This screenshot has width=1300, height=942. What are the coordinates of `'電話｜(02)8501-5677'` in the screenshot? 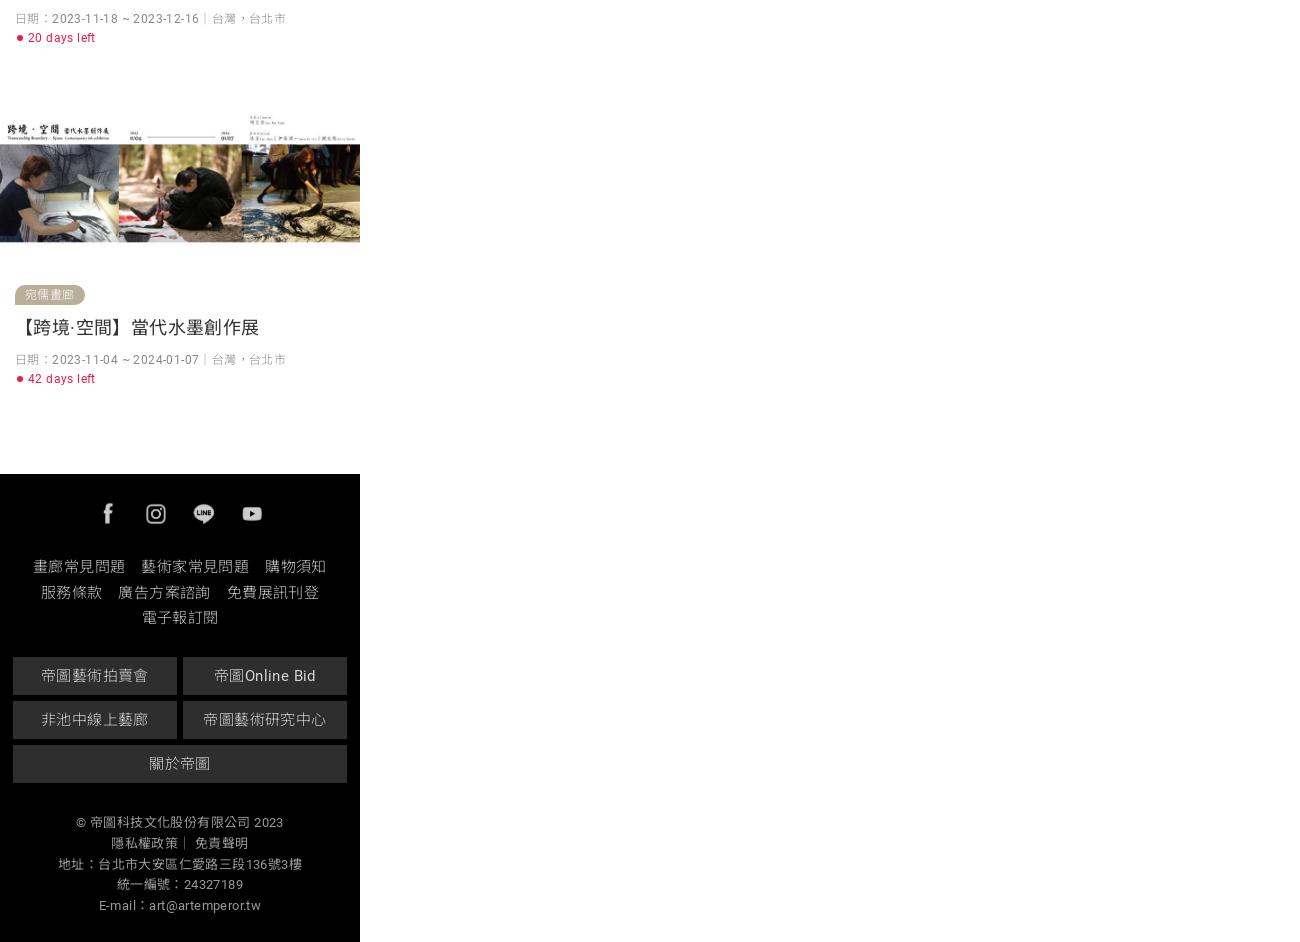 It's located at (23, 136).